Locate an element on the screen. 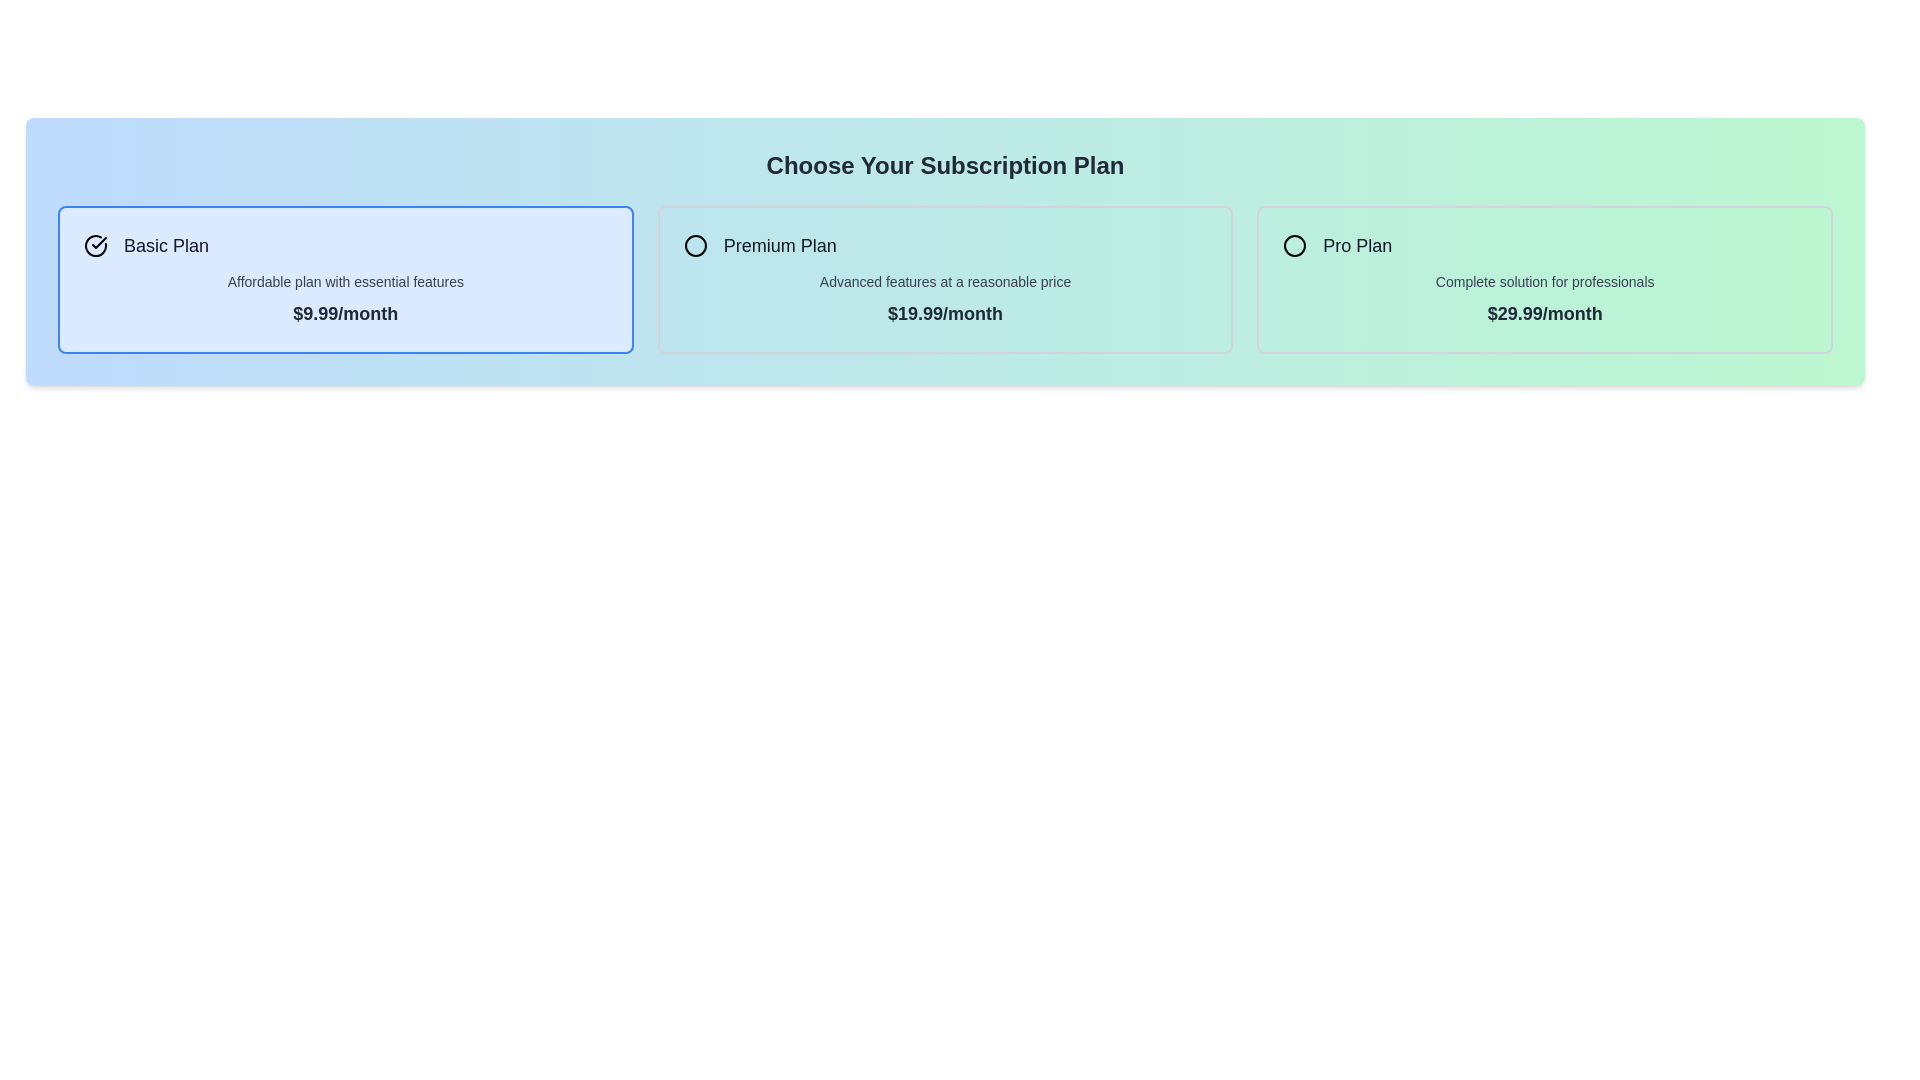  the text that serves as the heading for the Basic Plan subscription tier is located at coordinates (166, 245).